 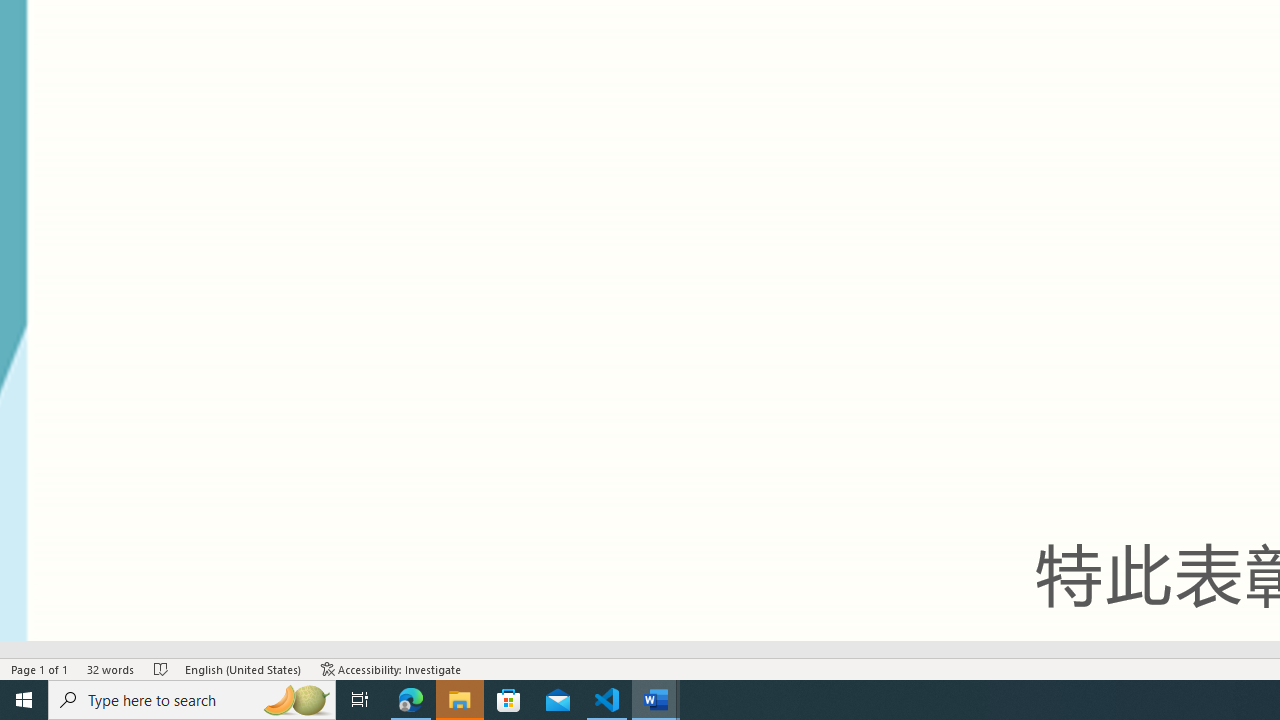 I want to click on 'Word Count 32 words', so click(x=110, y=669).